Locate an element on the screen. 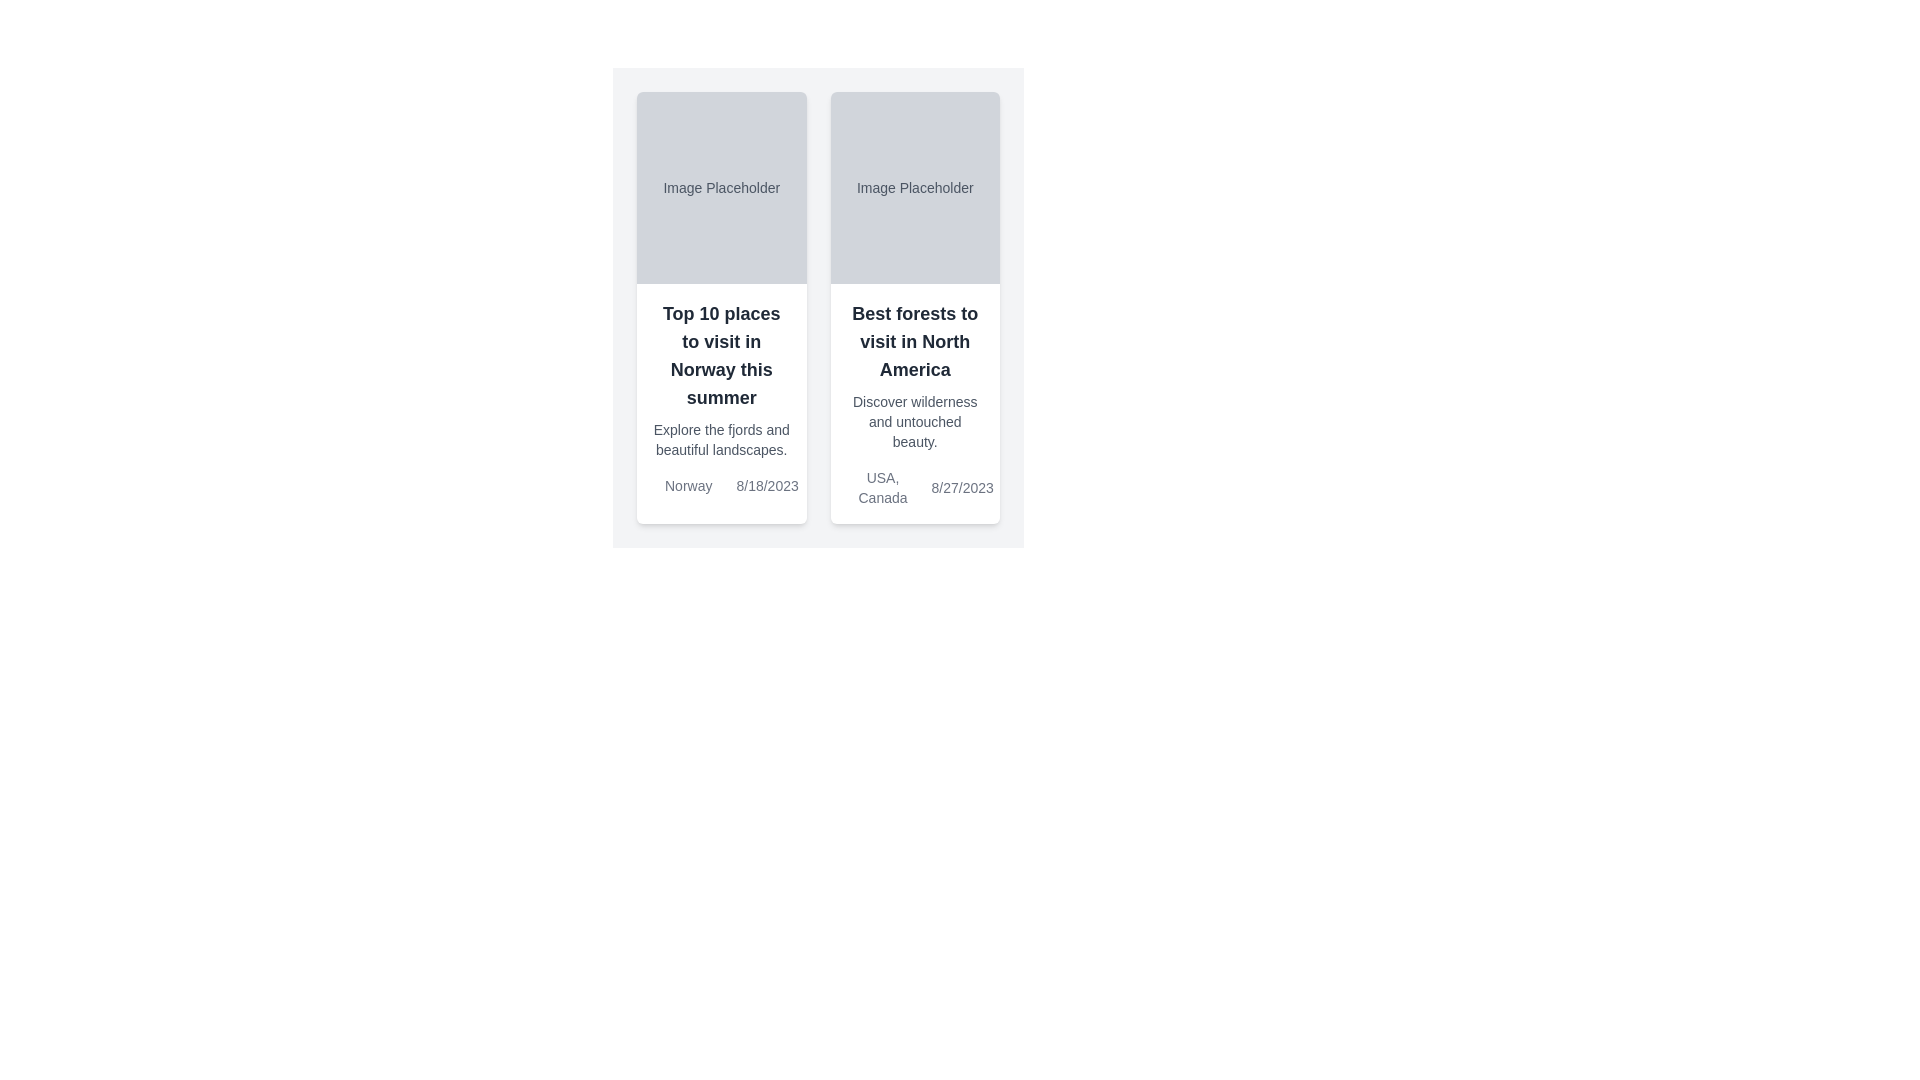 The height and width of the screenshot is (1080, 1920). the Informational Card displaying 'Top 10 places to visit in Norway this summer' which has a white background and rounded corners is located at coordinates (720, 308).